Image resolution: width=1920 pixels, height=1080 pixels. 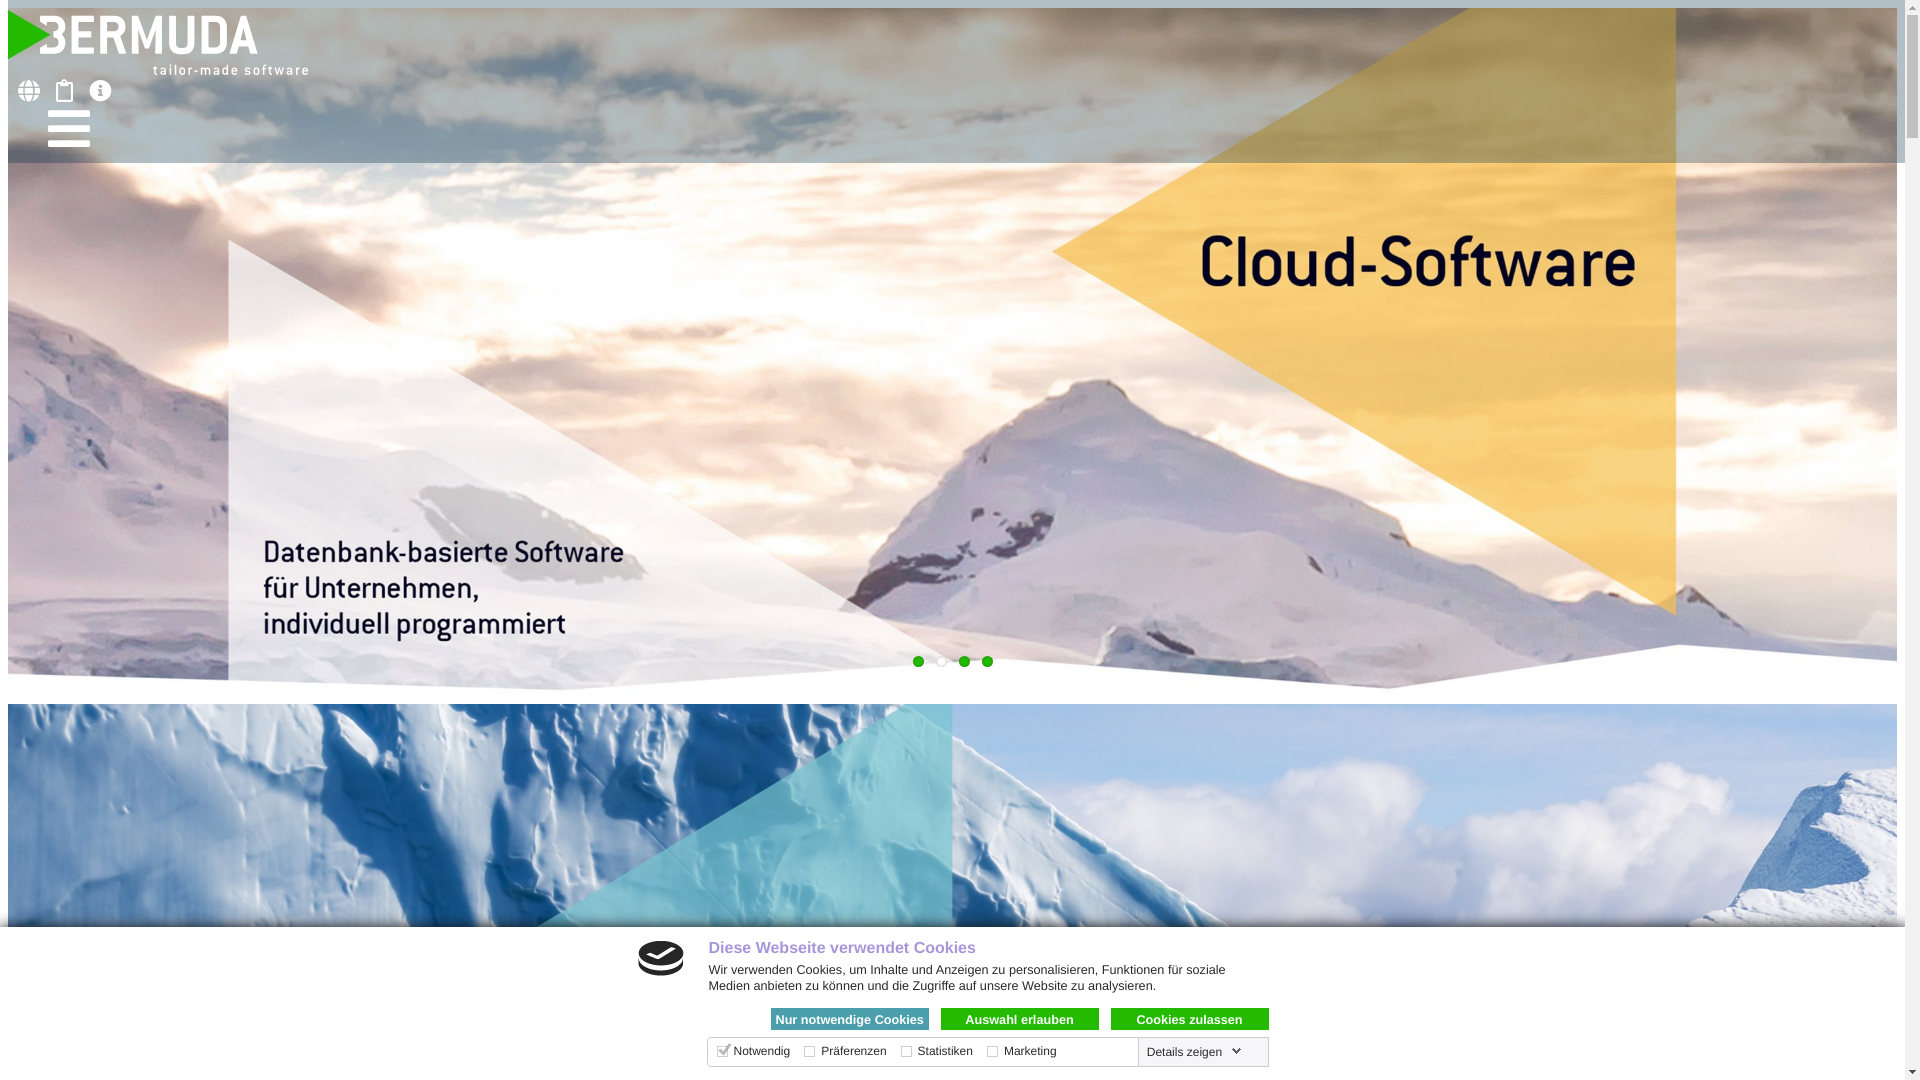 What do you see at coordinates (963, 661) in the screenshot?
I see `'3'` at bounding box center [963, 661].